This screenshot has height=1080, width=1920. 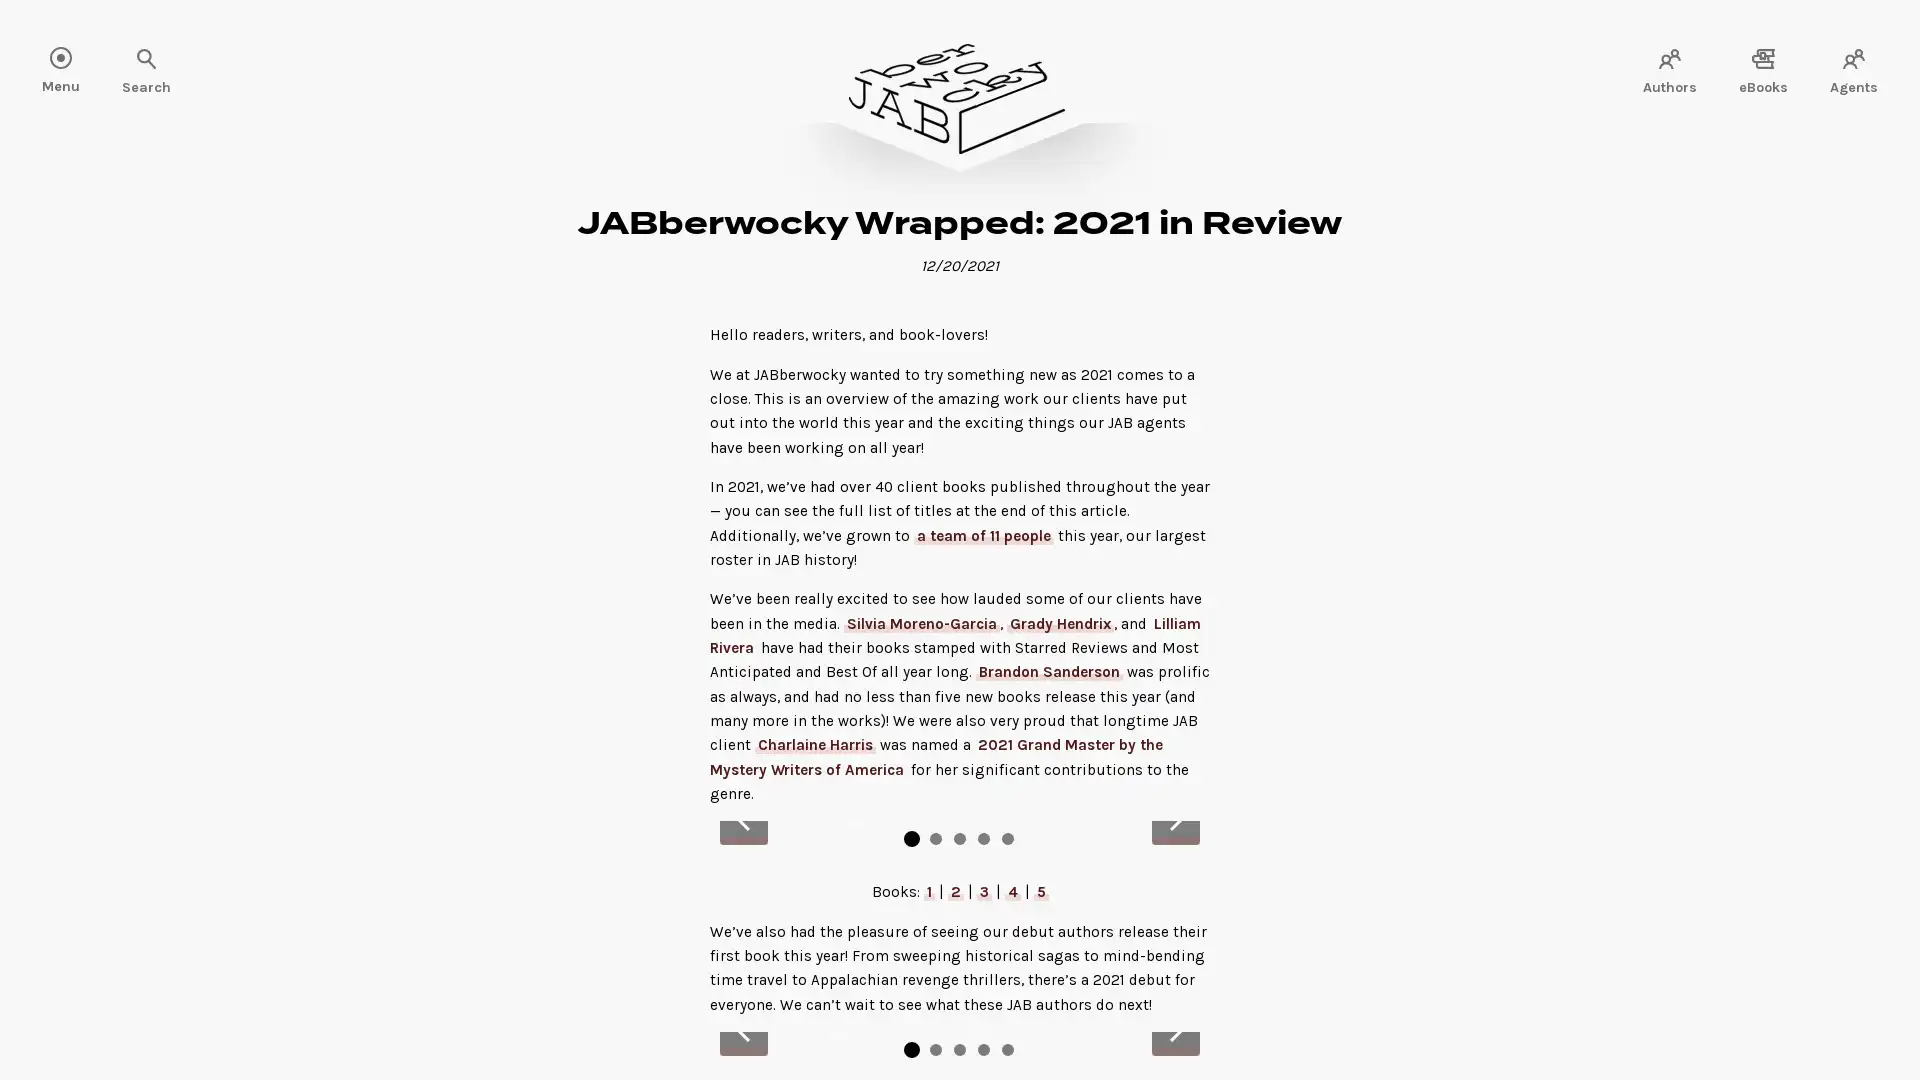 What do you see at coordinates (983, 839) in the screenshot?
I see `Go to slide 4` at bounding box center [983, 839].